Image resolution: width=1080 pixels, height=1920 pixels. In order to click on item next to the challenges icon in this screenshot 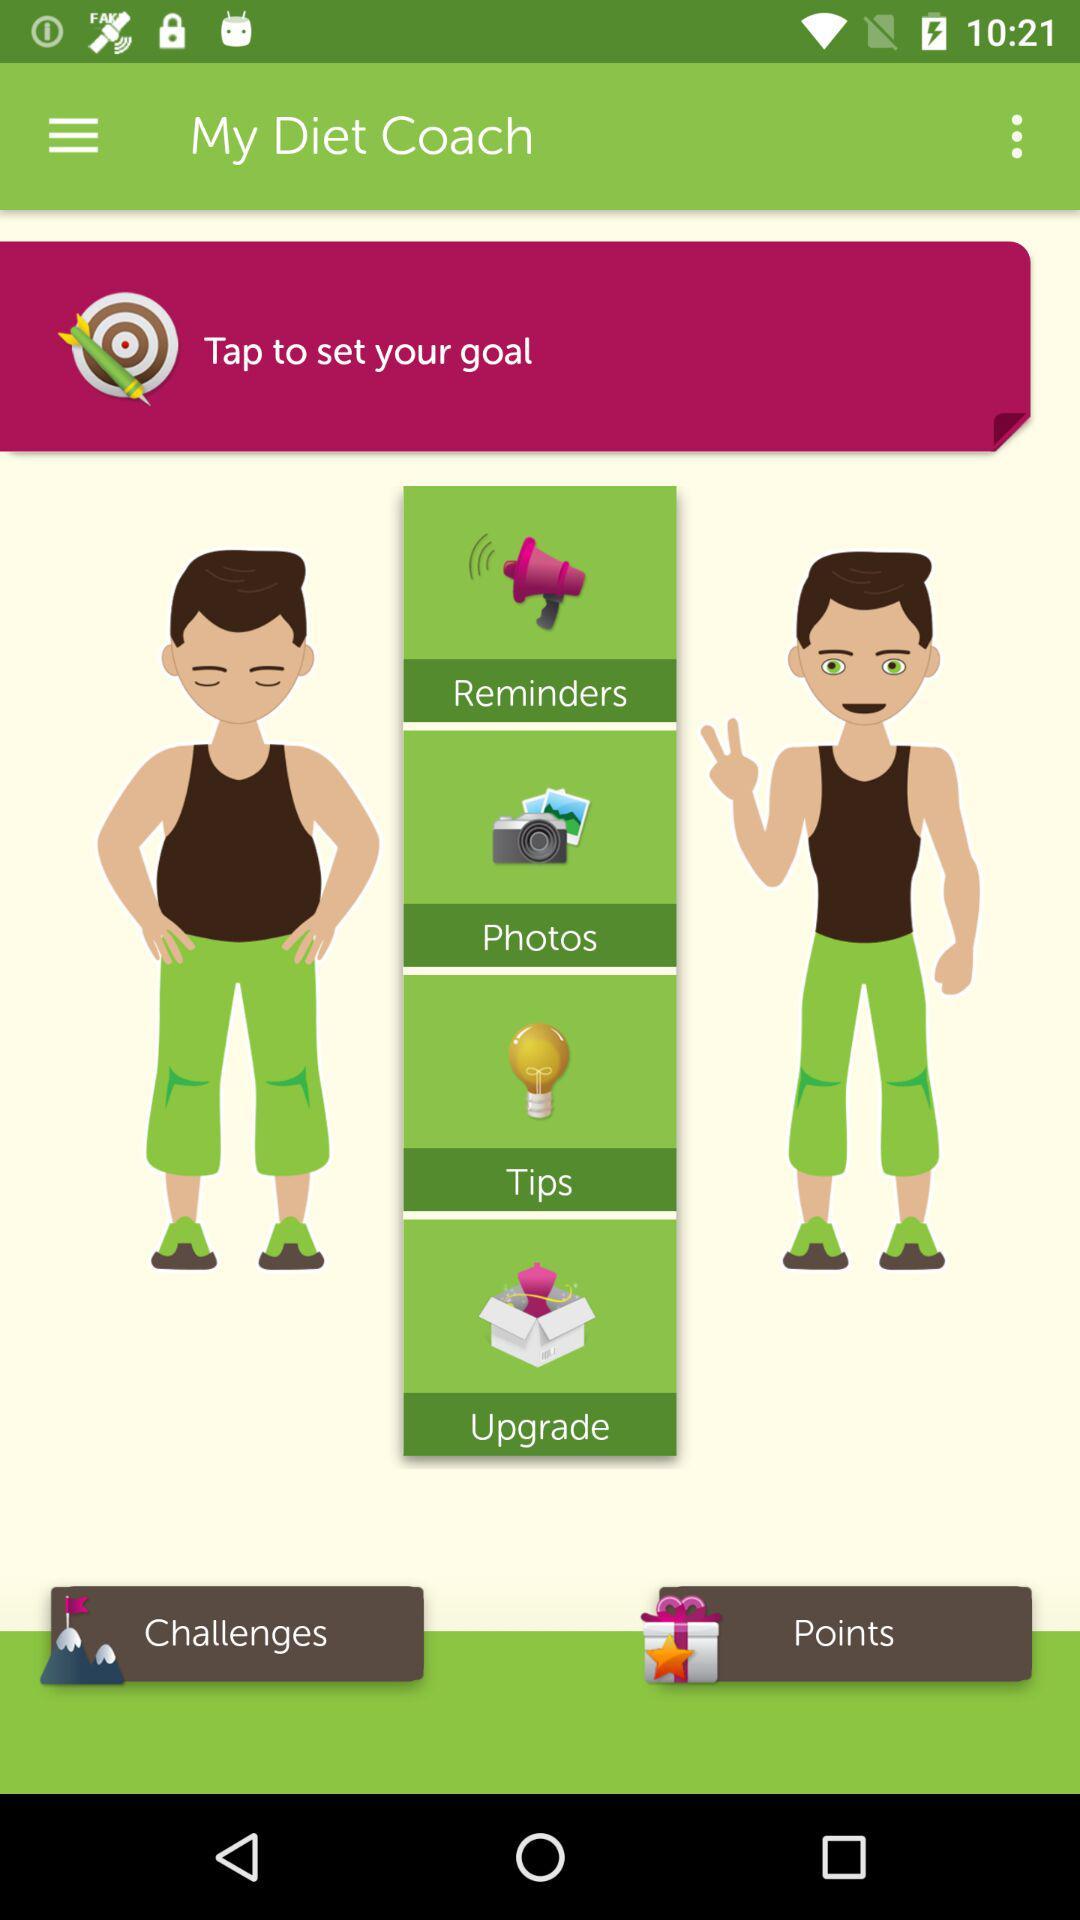, I will do `click(844, 1640)`.